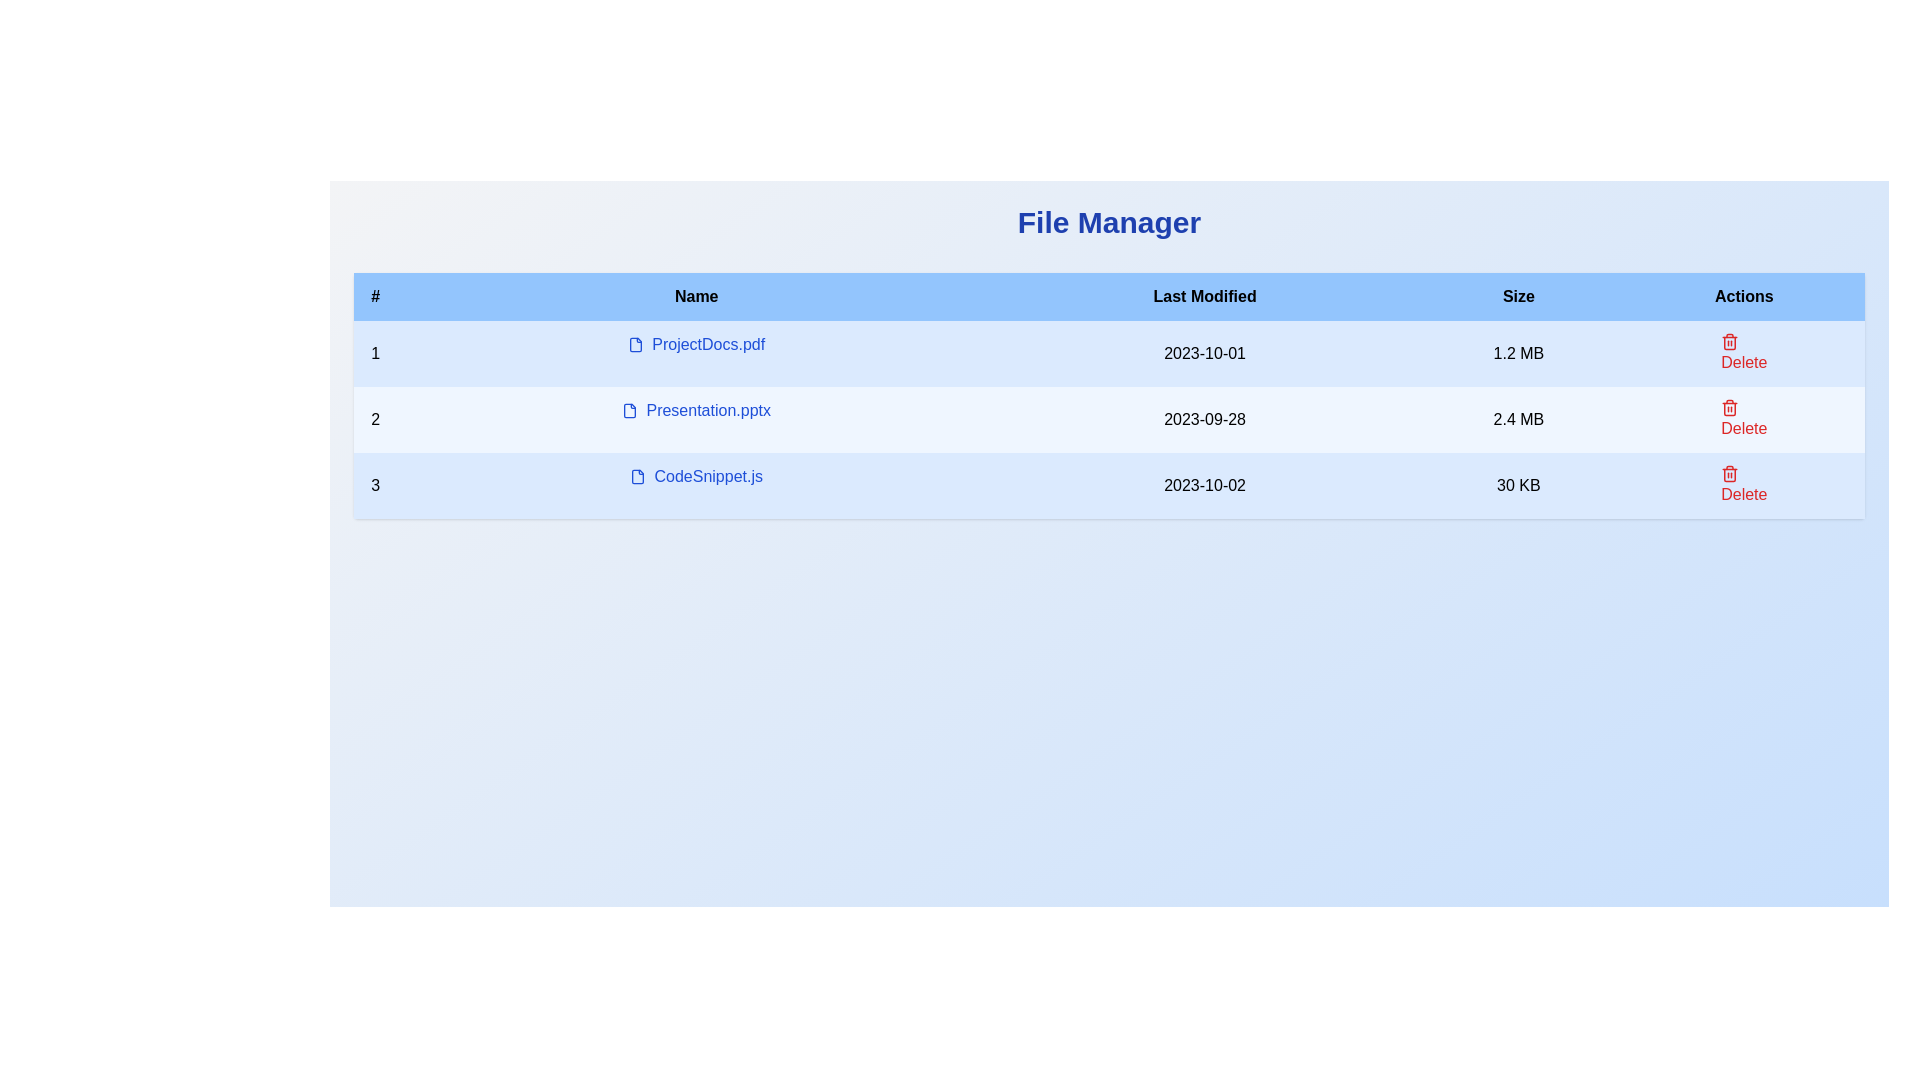 The width and height of the screenshot is (1920, 1080). Describe the element at coordinates (1743, 419) in the screenshot. I see `the delete button with a trash icon and 'Delete' label in the Actions column of the second row to change its text color` at that location.